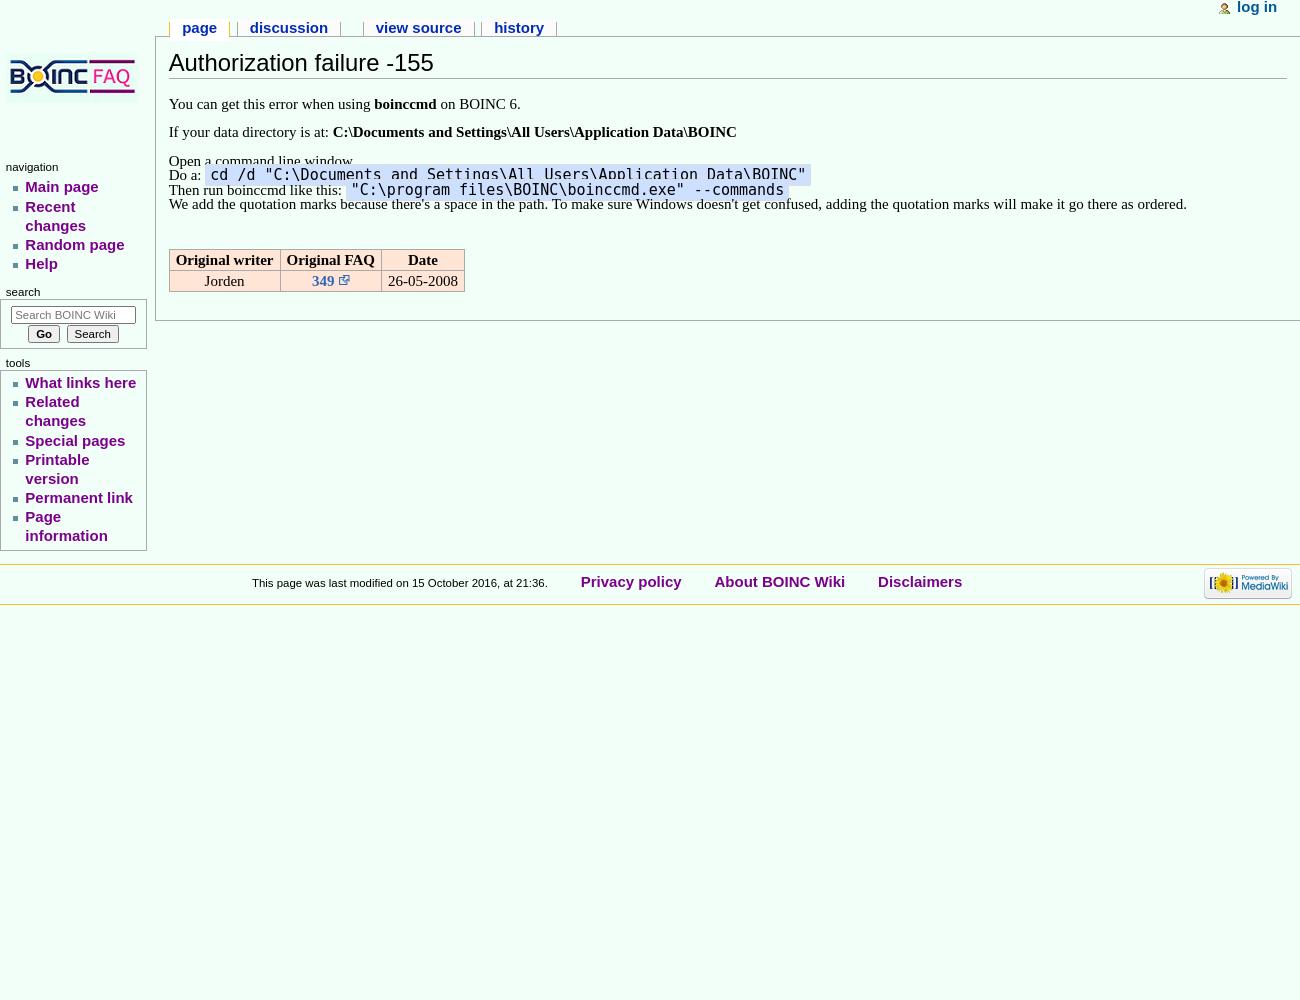 The width and height of the screenshot is (1300, 1000). Describe the element at coordinates (270, 102) in the screenshot. I see `'You can get this error when using'` at that location.